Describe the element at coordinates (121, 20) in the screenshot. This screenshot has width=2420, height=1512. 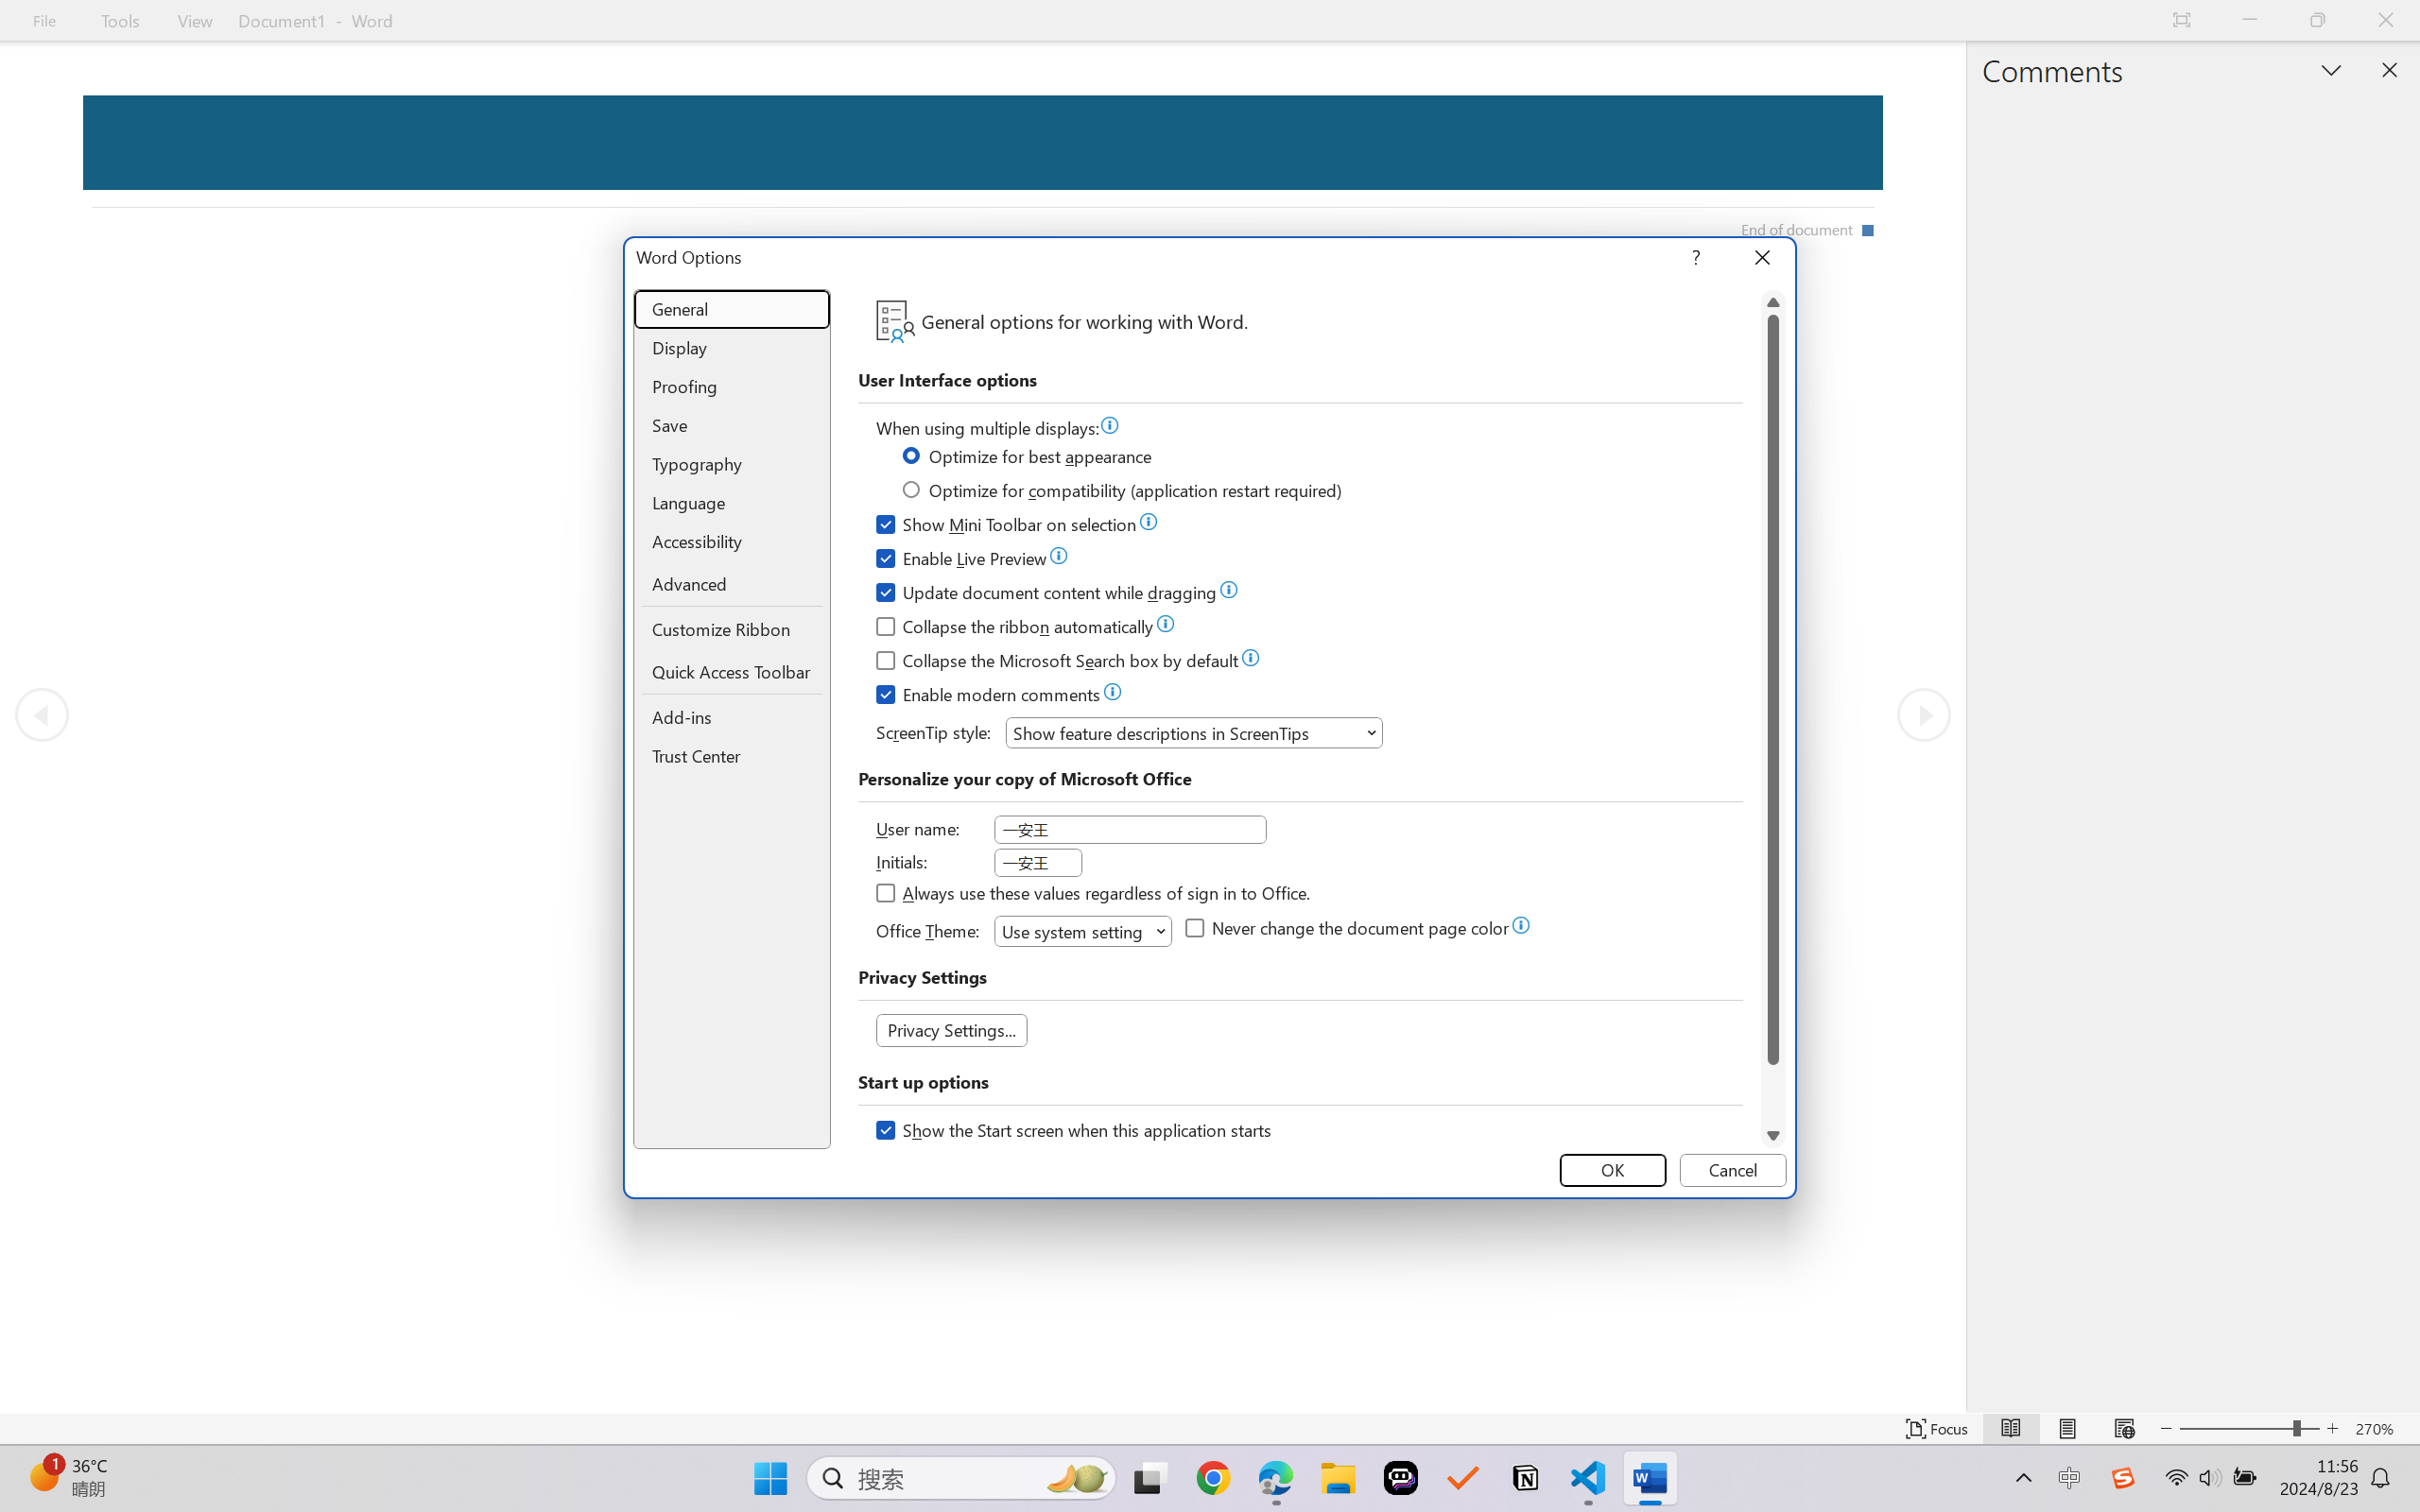
I see `'Tools'` at that location.